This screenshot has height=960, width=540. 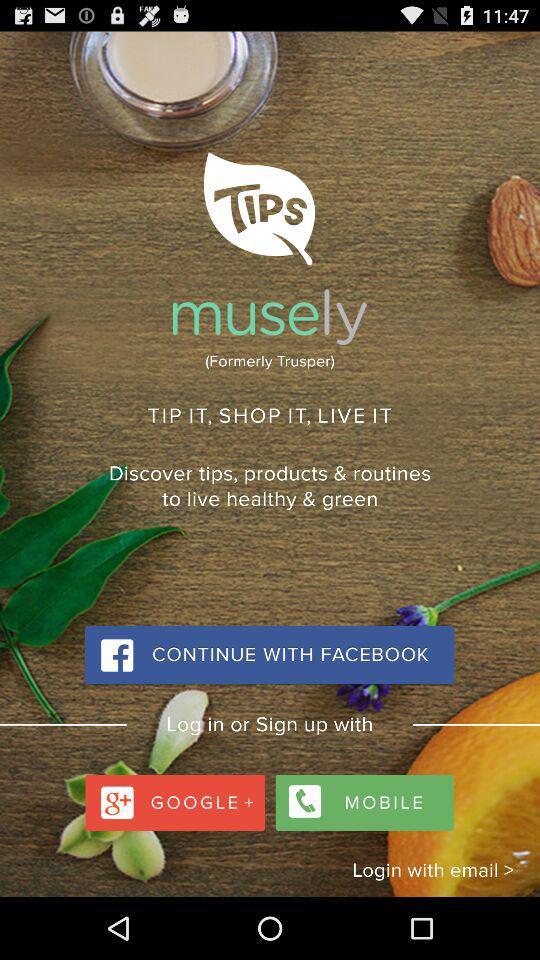 I want to click on taggle google bar, so click(x=177, y=797).